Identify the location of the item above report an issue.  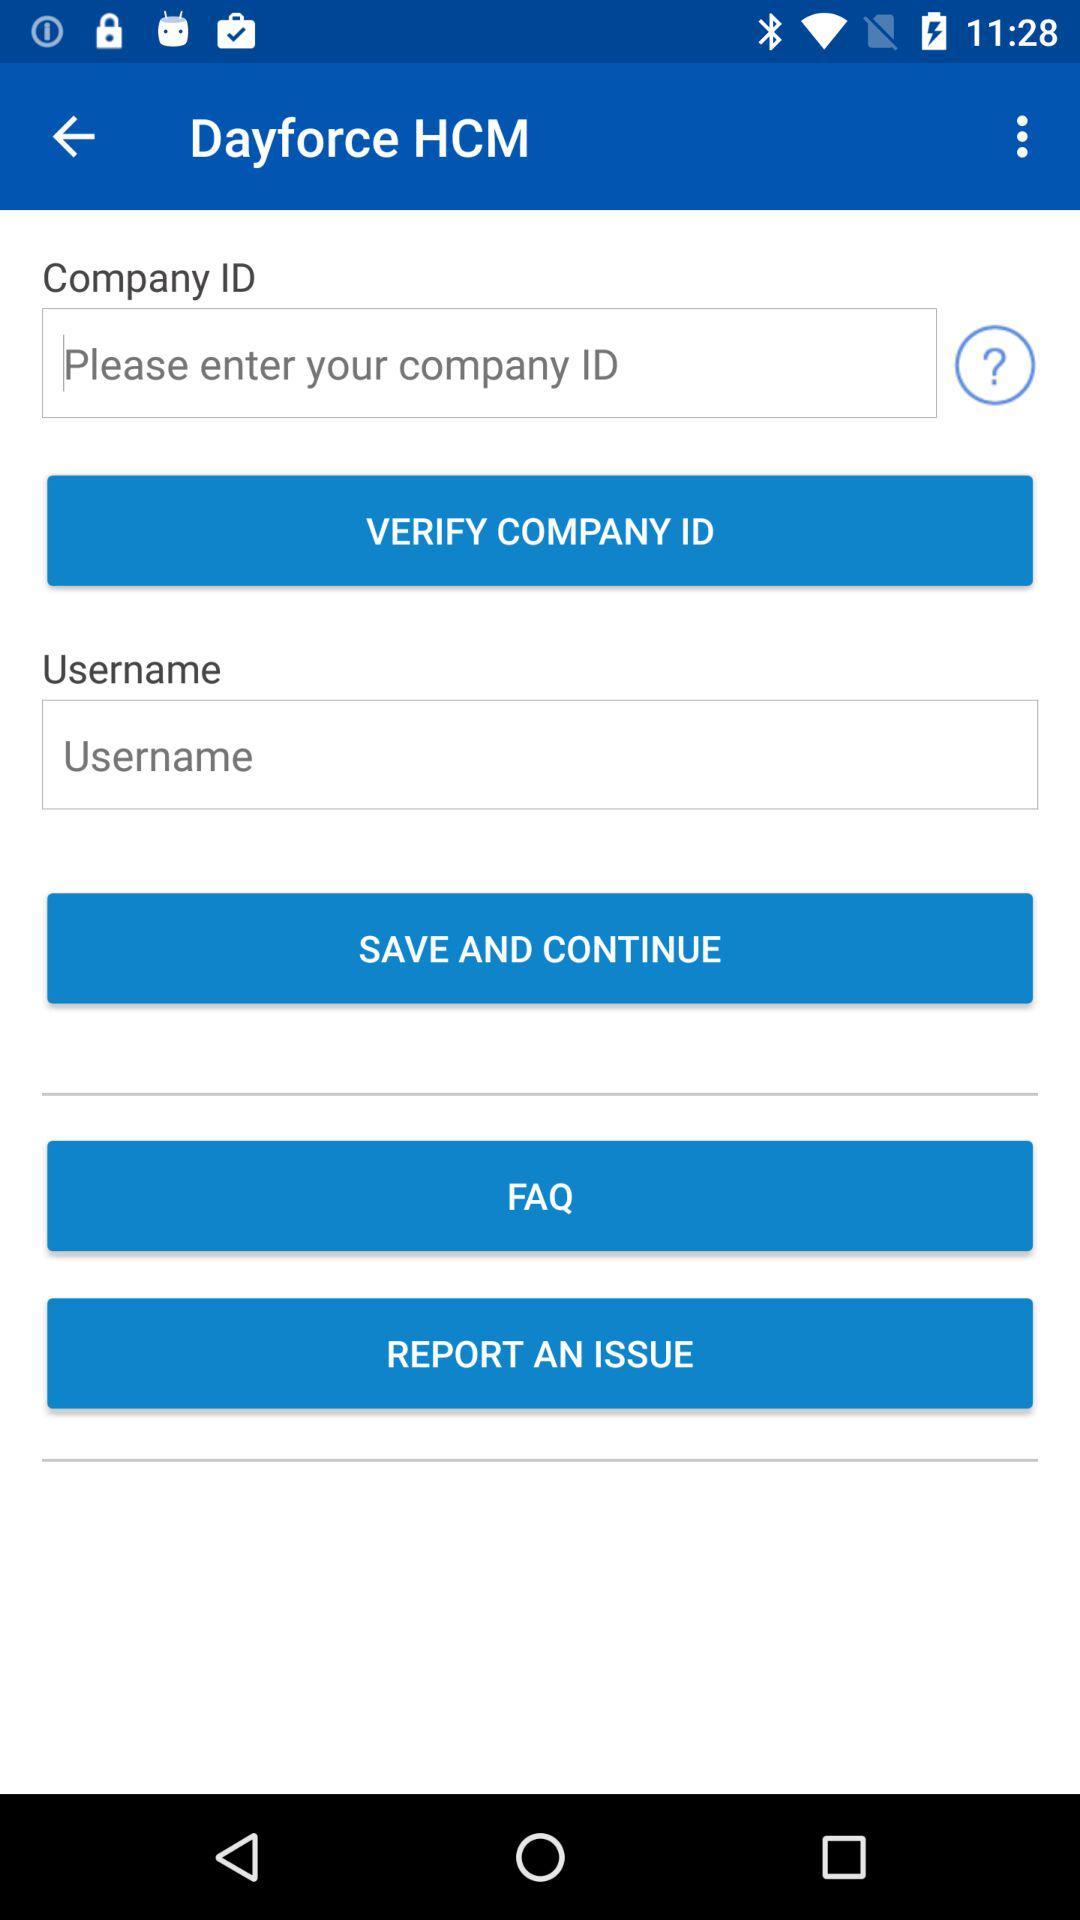
(540, 1198).